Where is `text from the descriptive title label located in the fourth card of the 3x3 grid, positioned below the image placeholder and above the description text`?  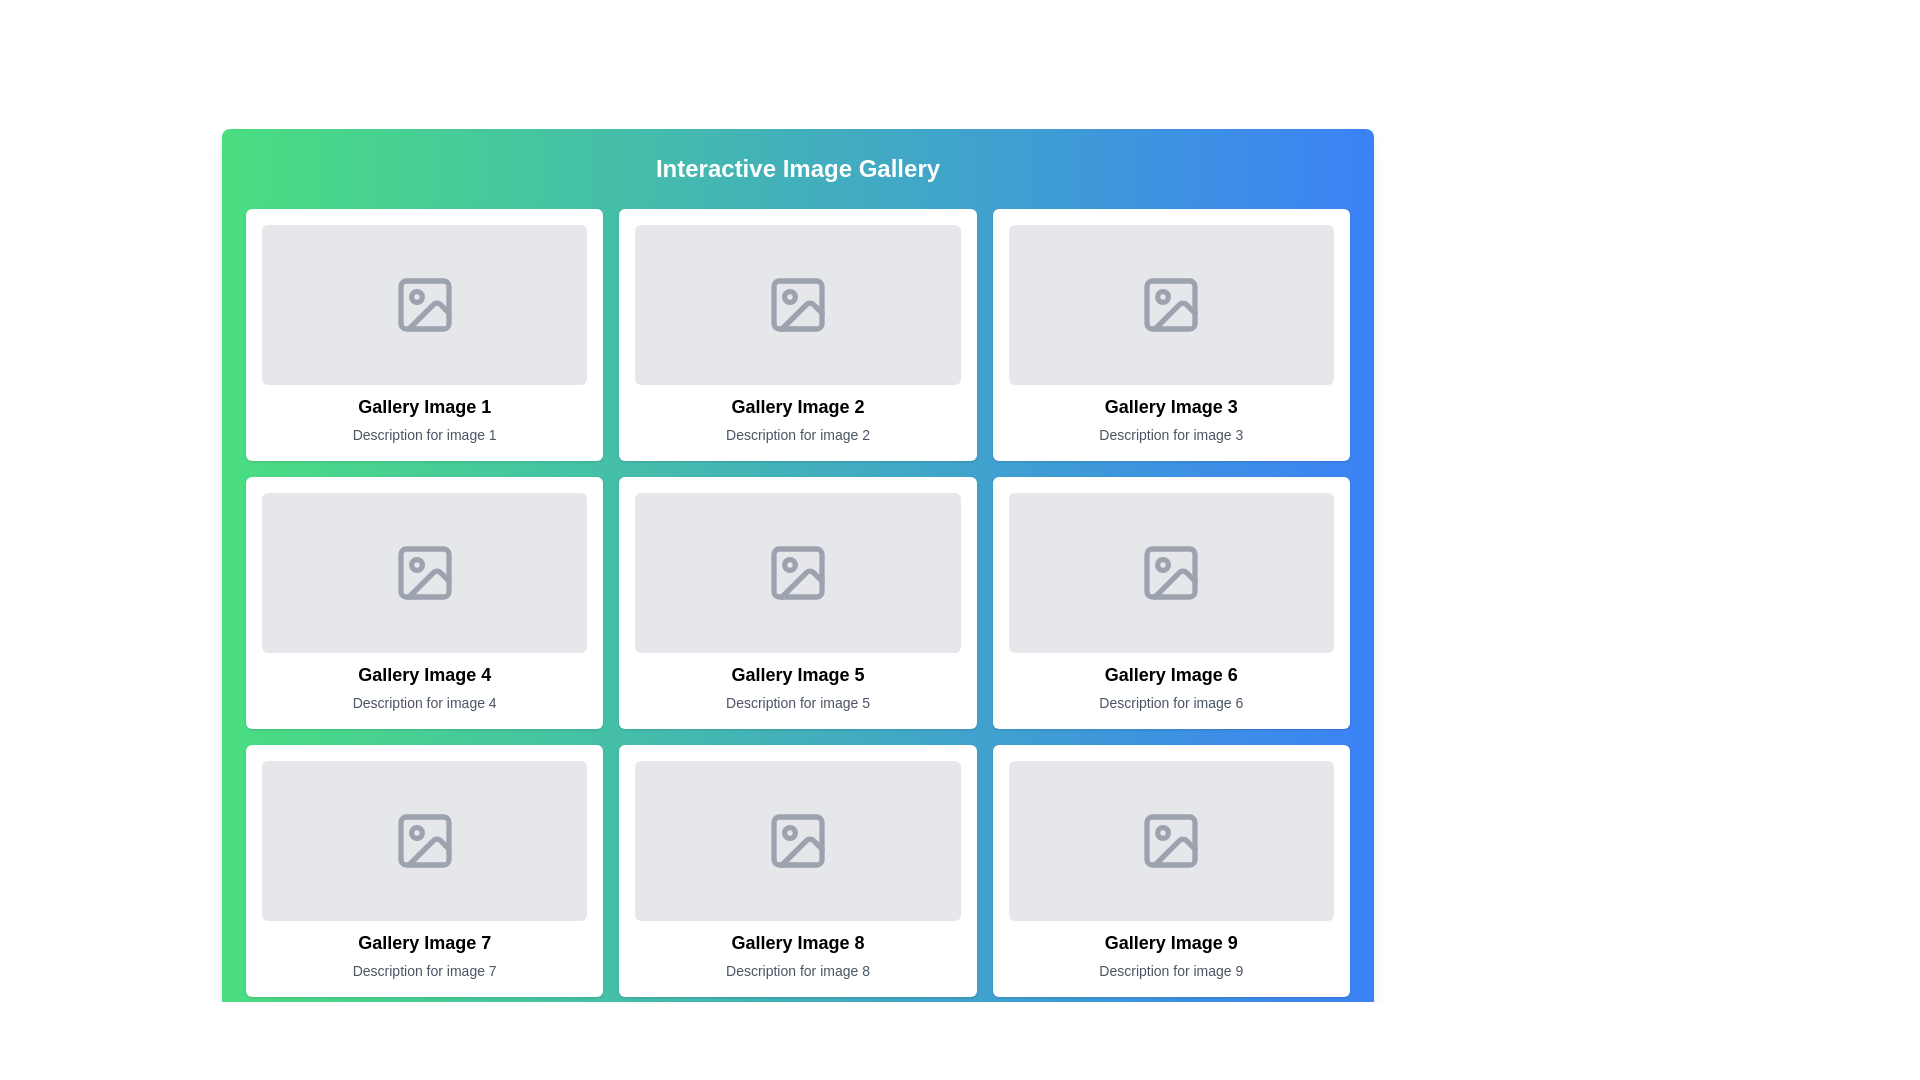 text from the descriptive title label located in the fourth card of the 3x3 grid, positioned below the image placeholder and above the description text is located at coordinates (423, 675).